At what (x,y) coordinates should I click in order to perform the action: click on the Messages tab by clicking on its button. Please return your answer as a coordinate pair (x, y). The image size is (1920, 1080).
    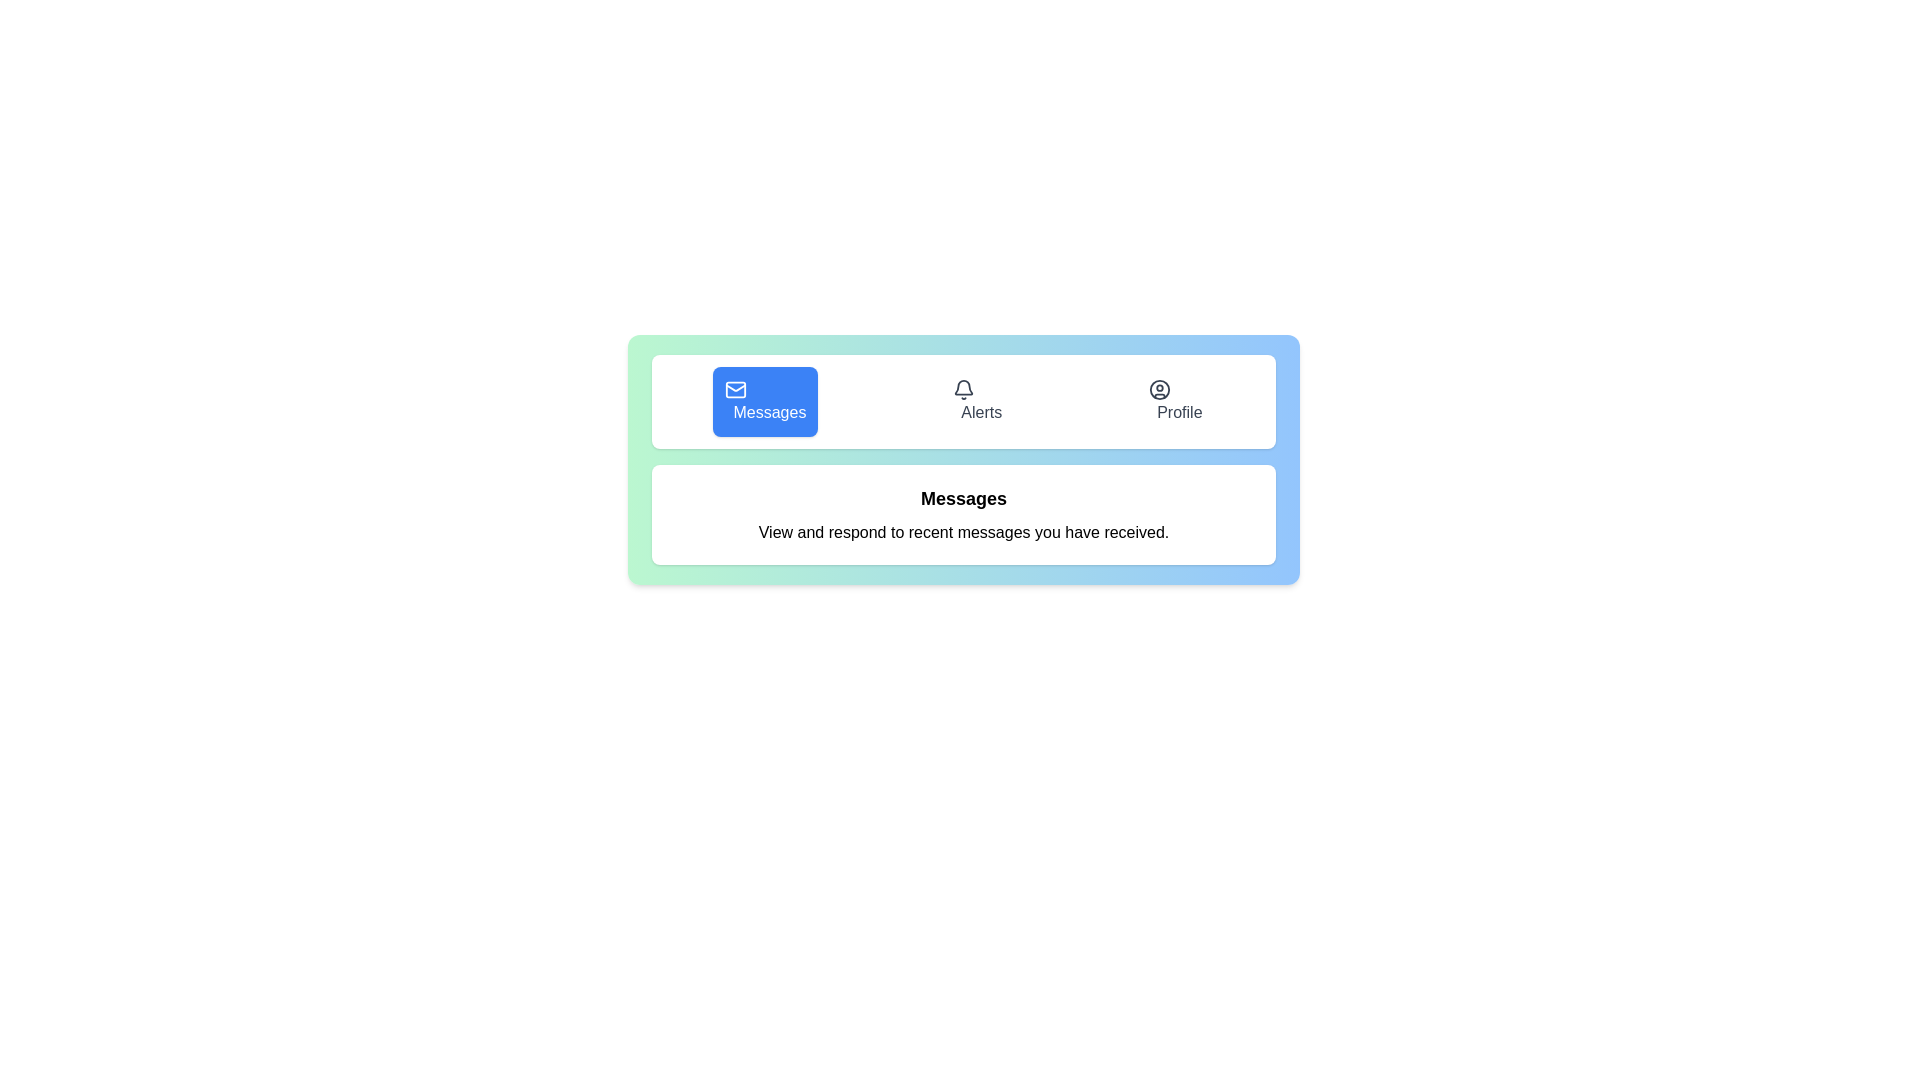
    Looking at the image, I should click on (764, 401).